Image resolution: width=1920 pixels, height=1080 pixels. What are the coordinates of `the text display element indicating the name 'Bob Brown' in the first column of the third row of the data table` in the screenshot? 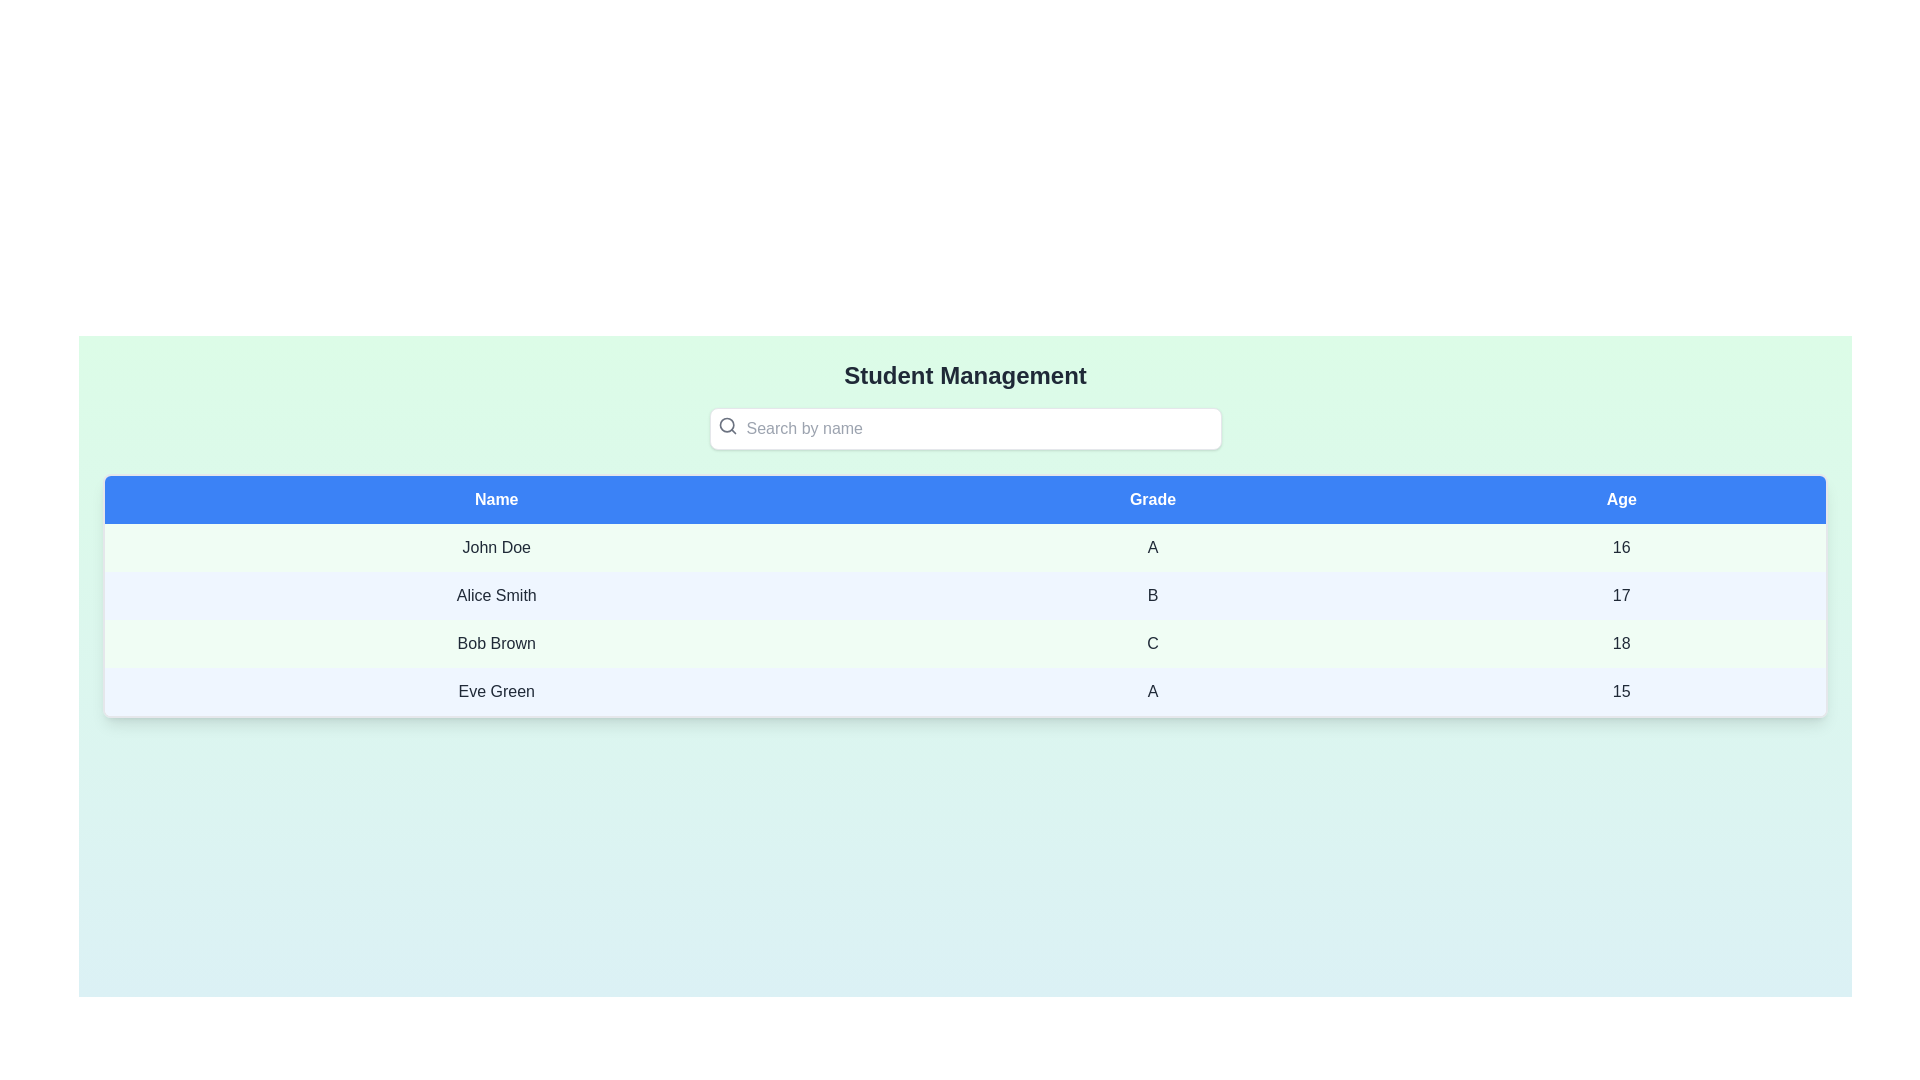 It's located at (496, 644).